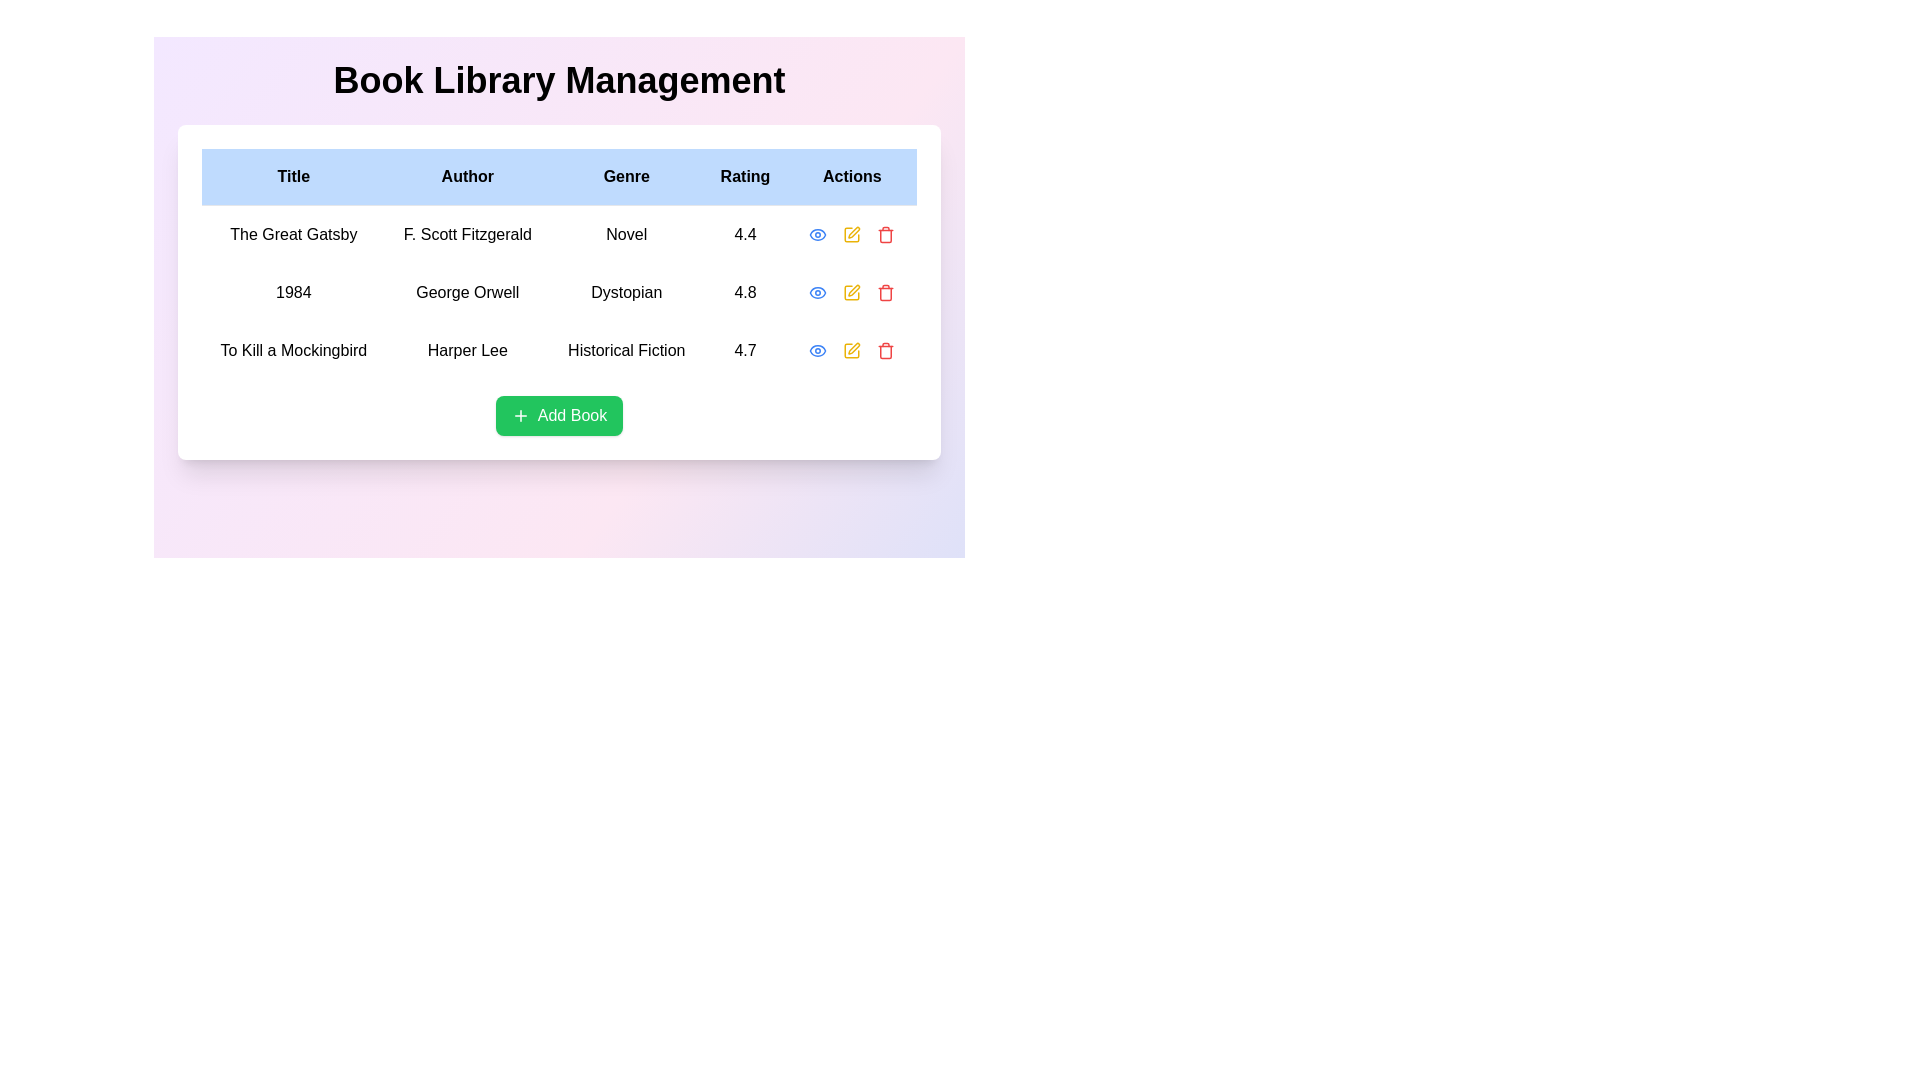 The height and width of the screenshot is (1080, 1920). Describe the element at coordinates (852, 350) in the screenshot. I see `the yellow pen icon in the 'Actions' column of the last row in the table to initiate the editing action` at that location.